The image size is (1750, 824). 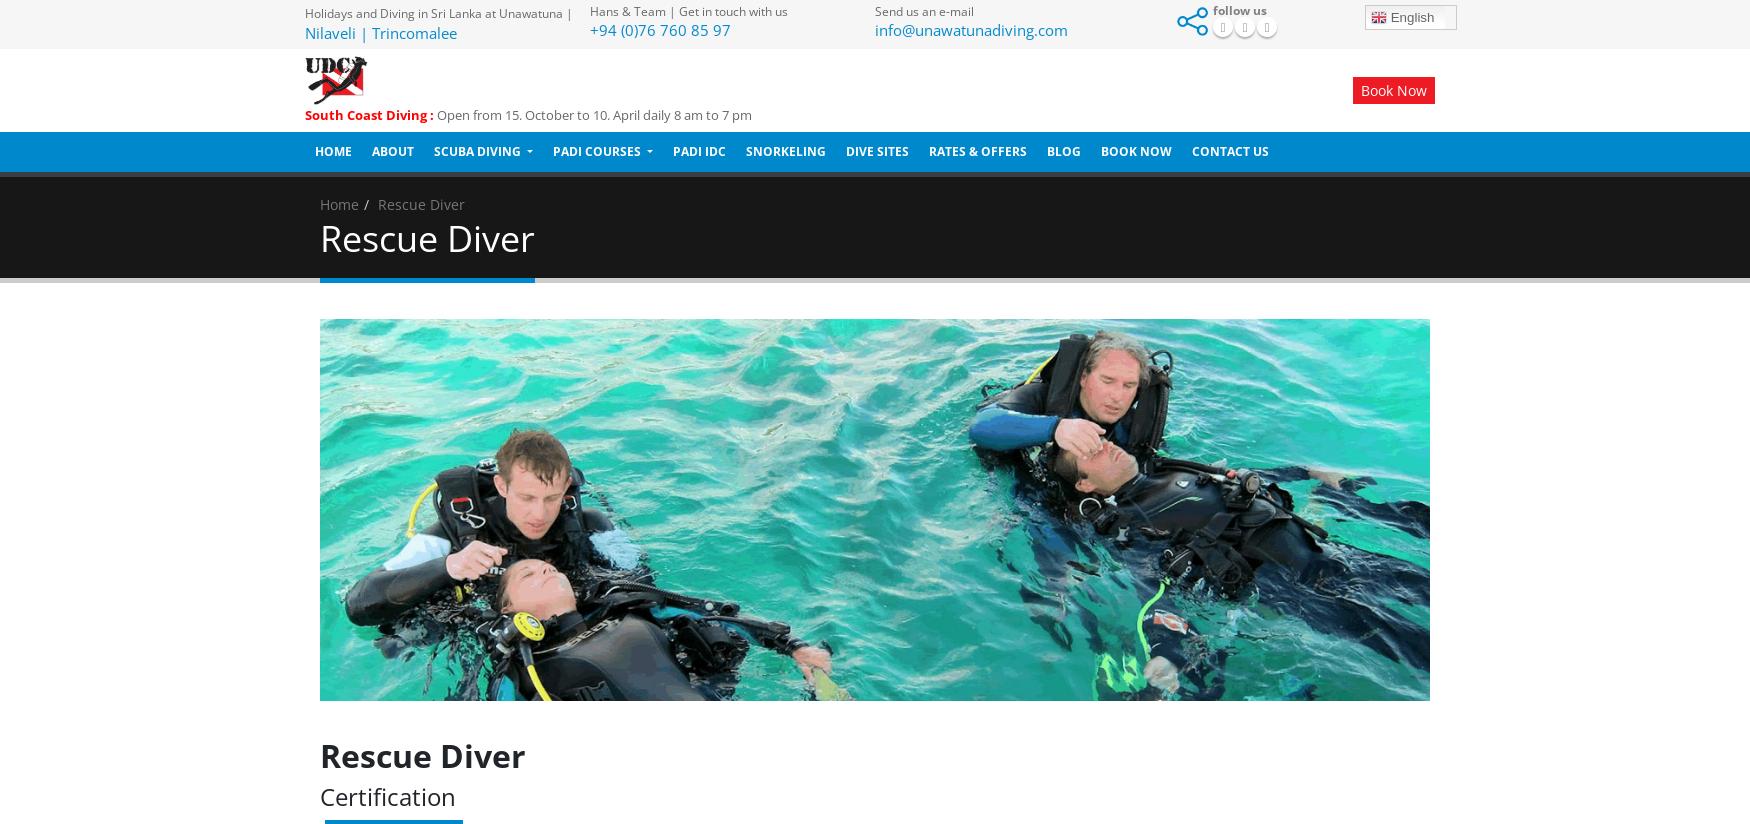 I want to click on 'South Coast Diving :', so click(x=369, y=115).